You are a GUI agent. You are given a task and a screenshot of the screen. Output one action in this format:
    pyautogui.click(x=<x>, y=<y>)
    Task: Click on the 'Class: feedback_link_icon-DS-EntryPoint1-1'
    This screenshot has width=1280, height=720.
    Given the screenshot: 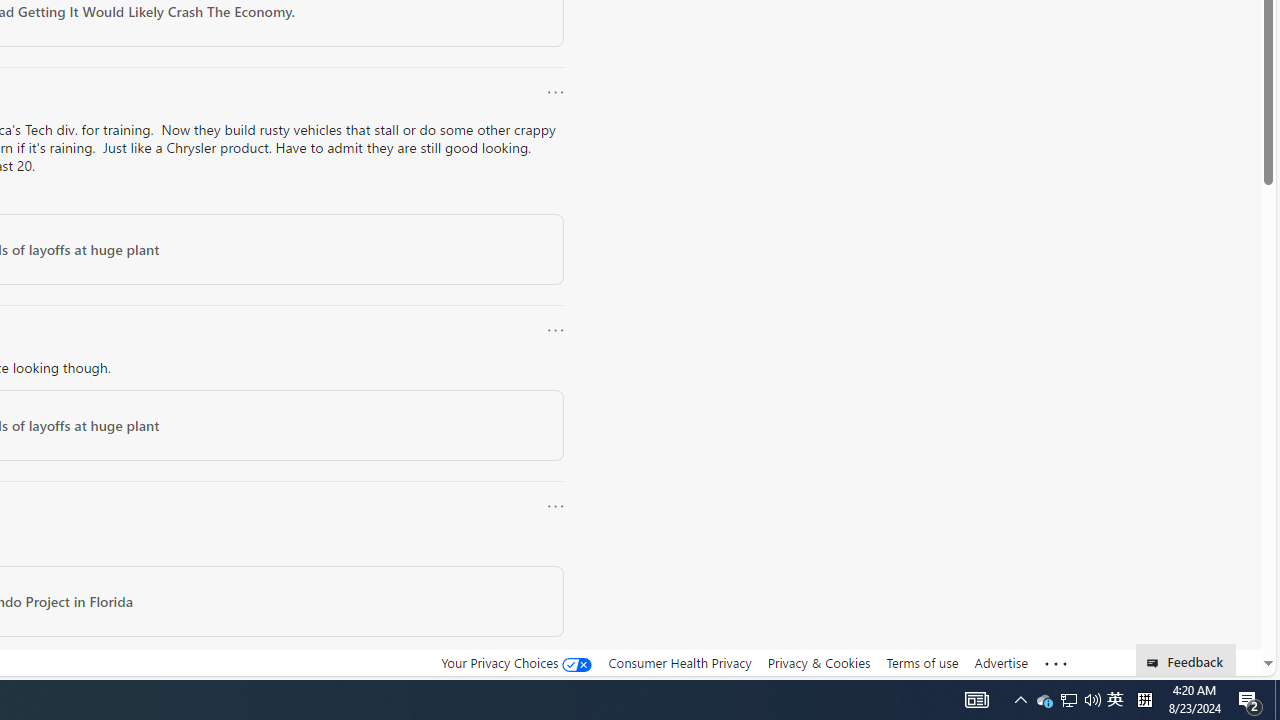 What is the action you would take?
    pyautogui.click(x=1156, y=663)
    